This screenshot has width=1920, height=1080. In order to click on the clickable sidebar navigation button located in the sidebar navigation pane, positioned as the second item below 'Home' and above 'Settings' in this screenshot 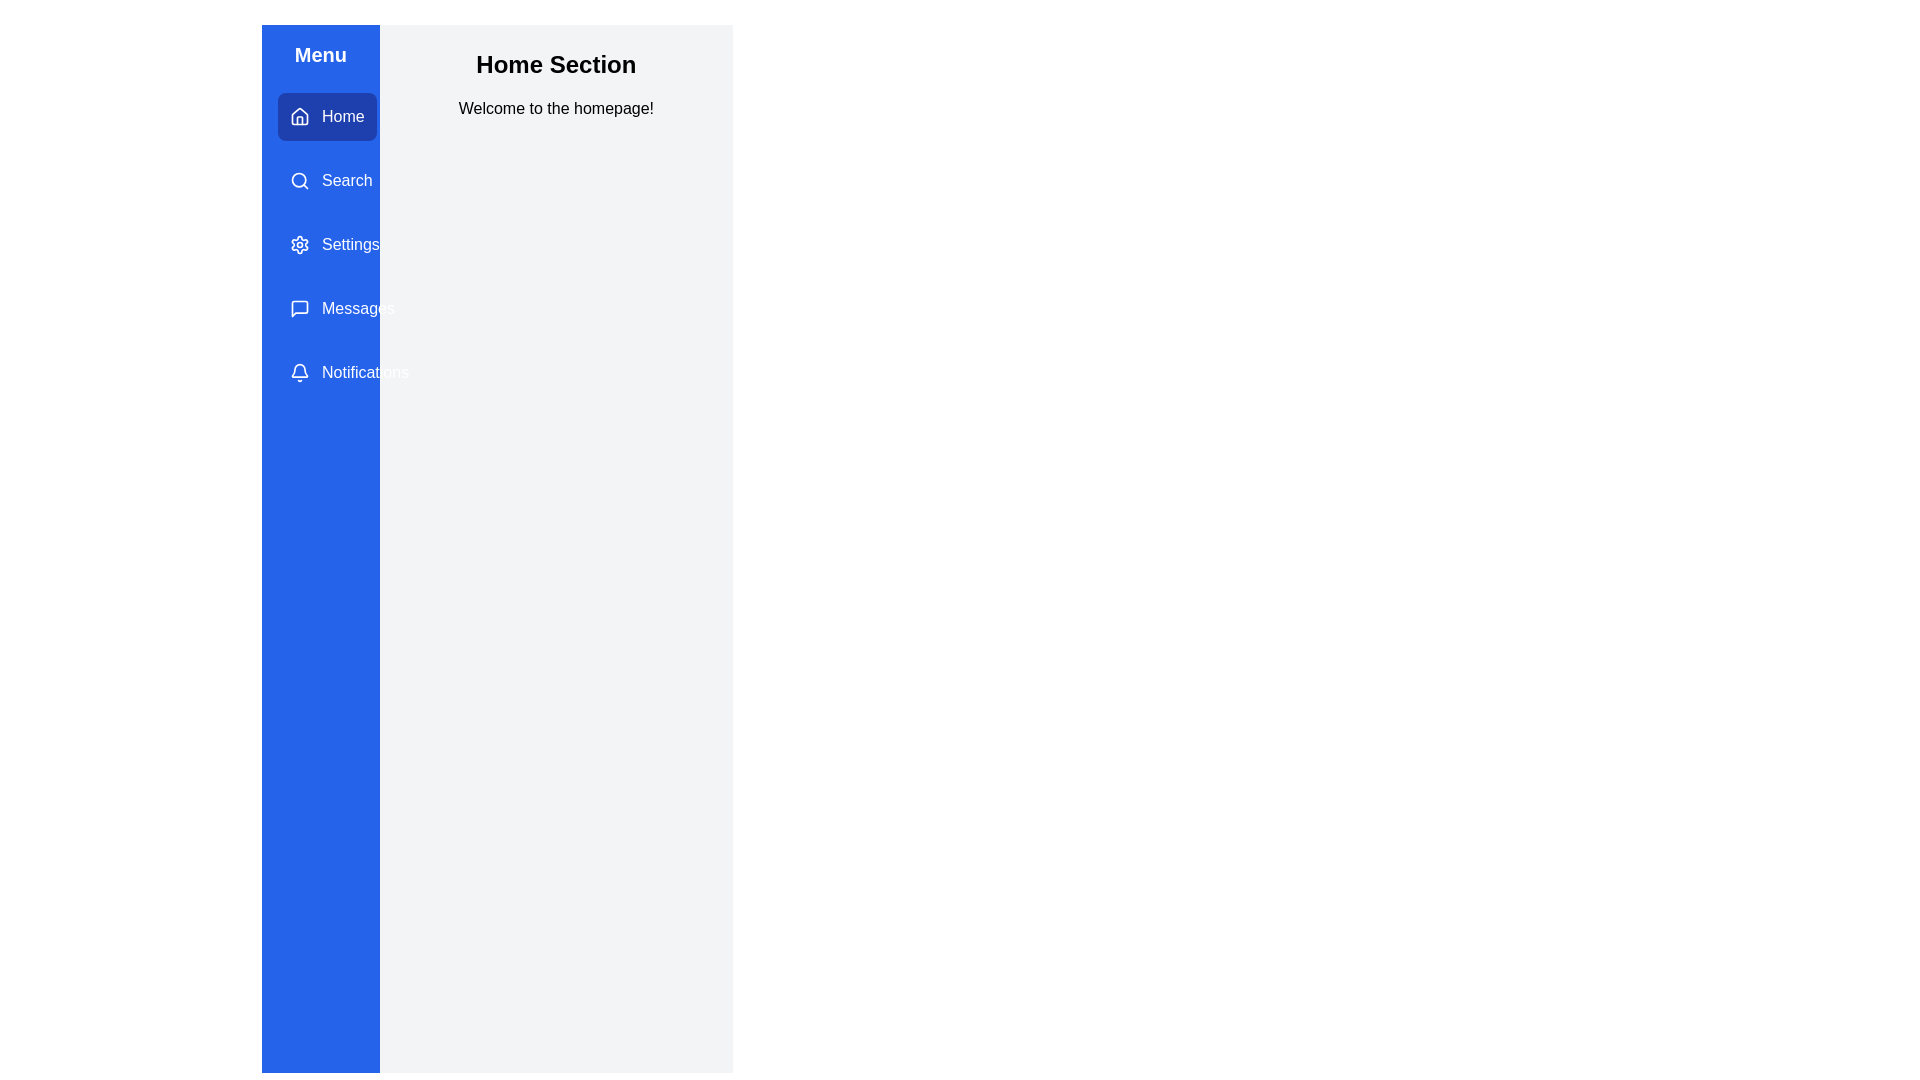, I will do `click(331, 181)`.